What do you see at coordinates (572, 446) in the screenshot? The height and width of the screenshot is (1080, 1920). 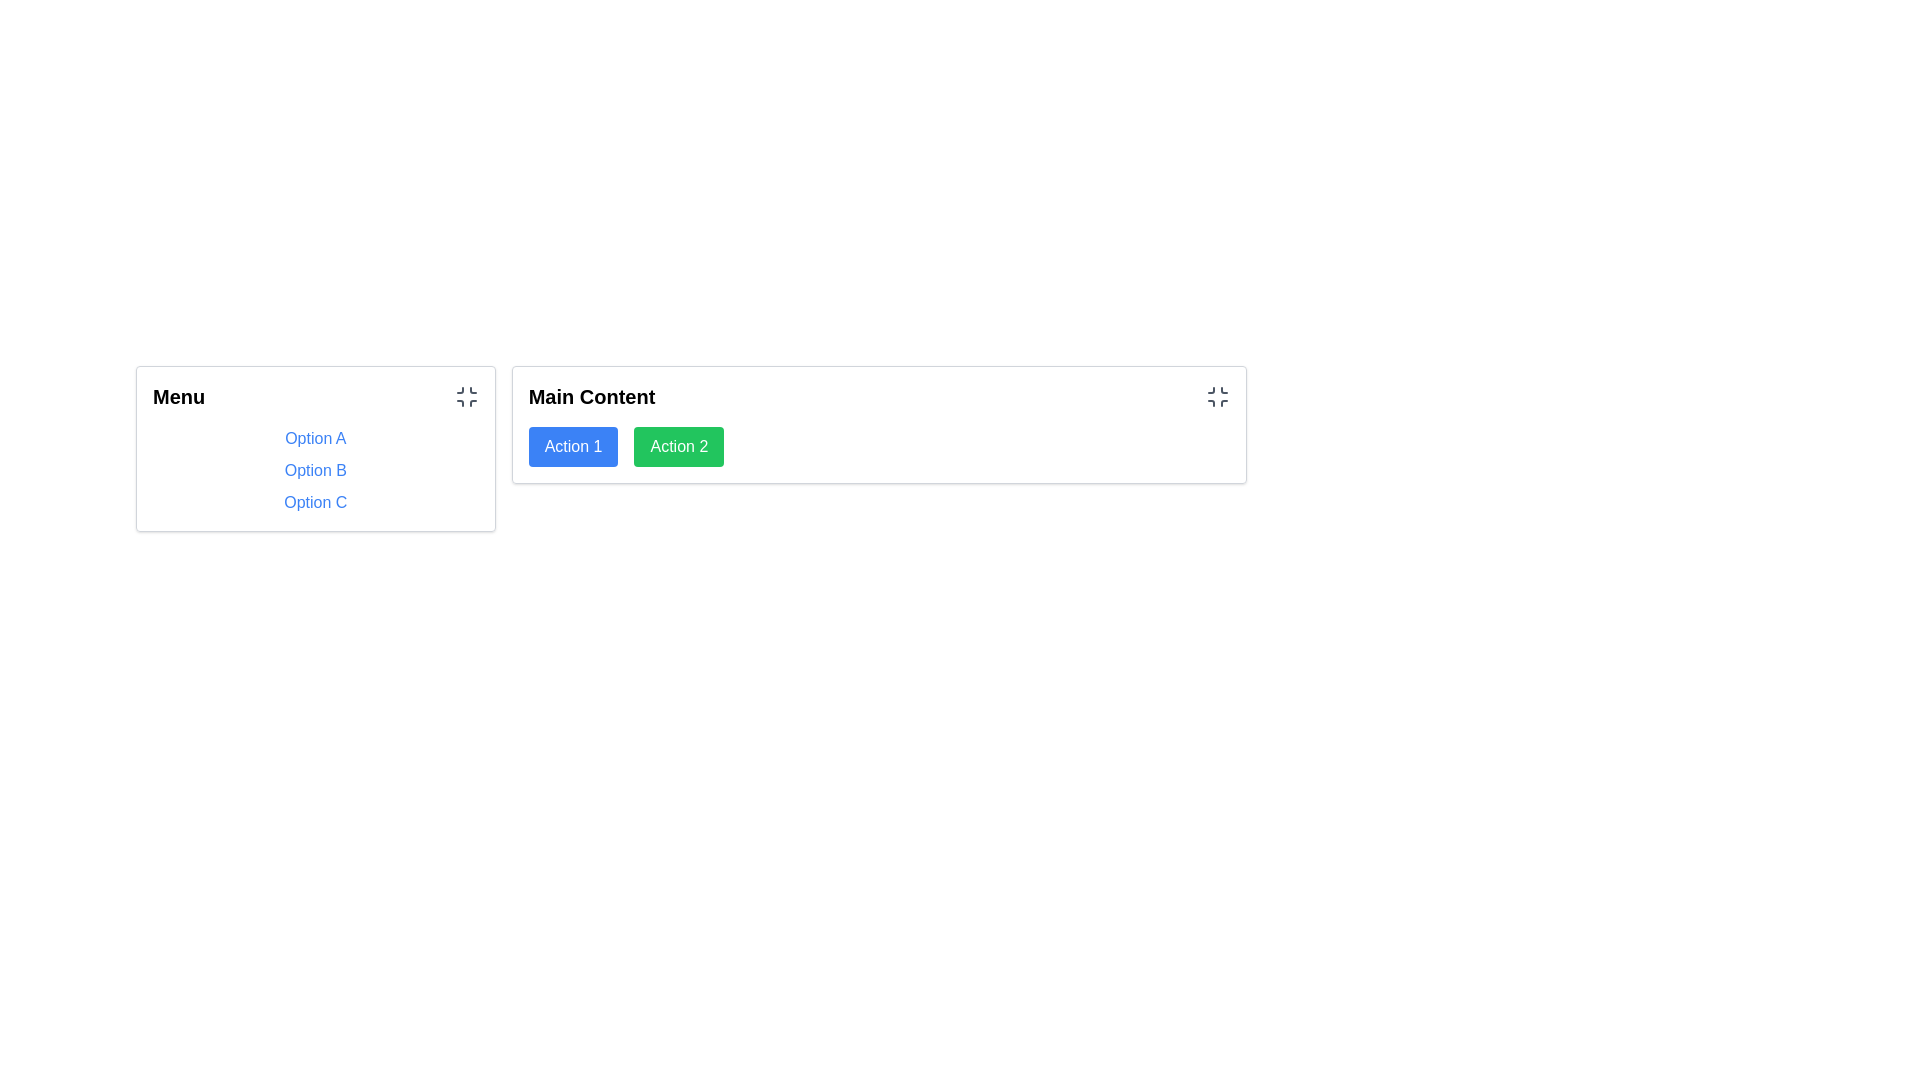 I see `the first button in the Main Content section, labeled 'Action 1'` at bounding box center [572, 446].